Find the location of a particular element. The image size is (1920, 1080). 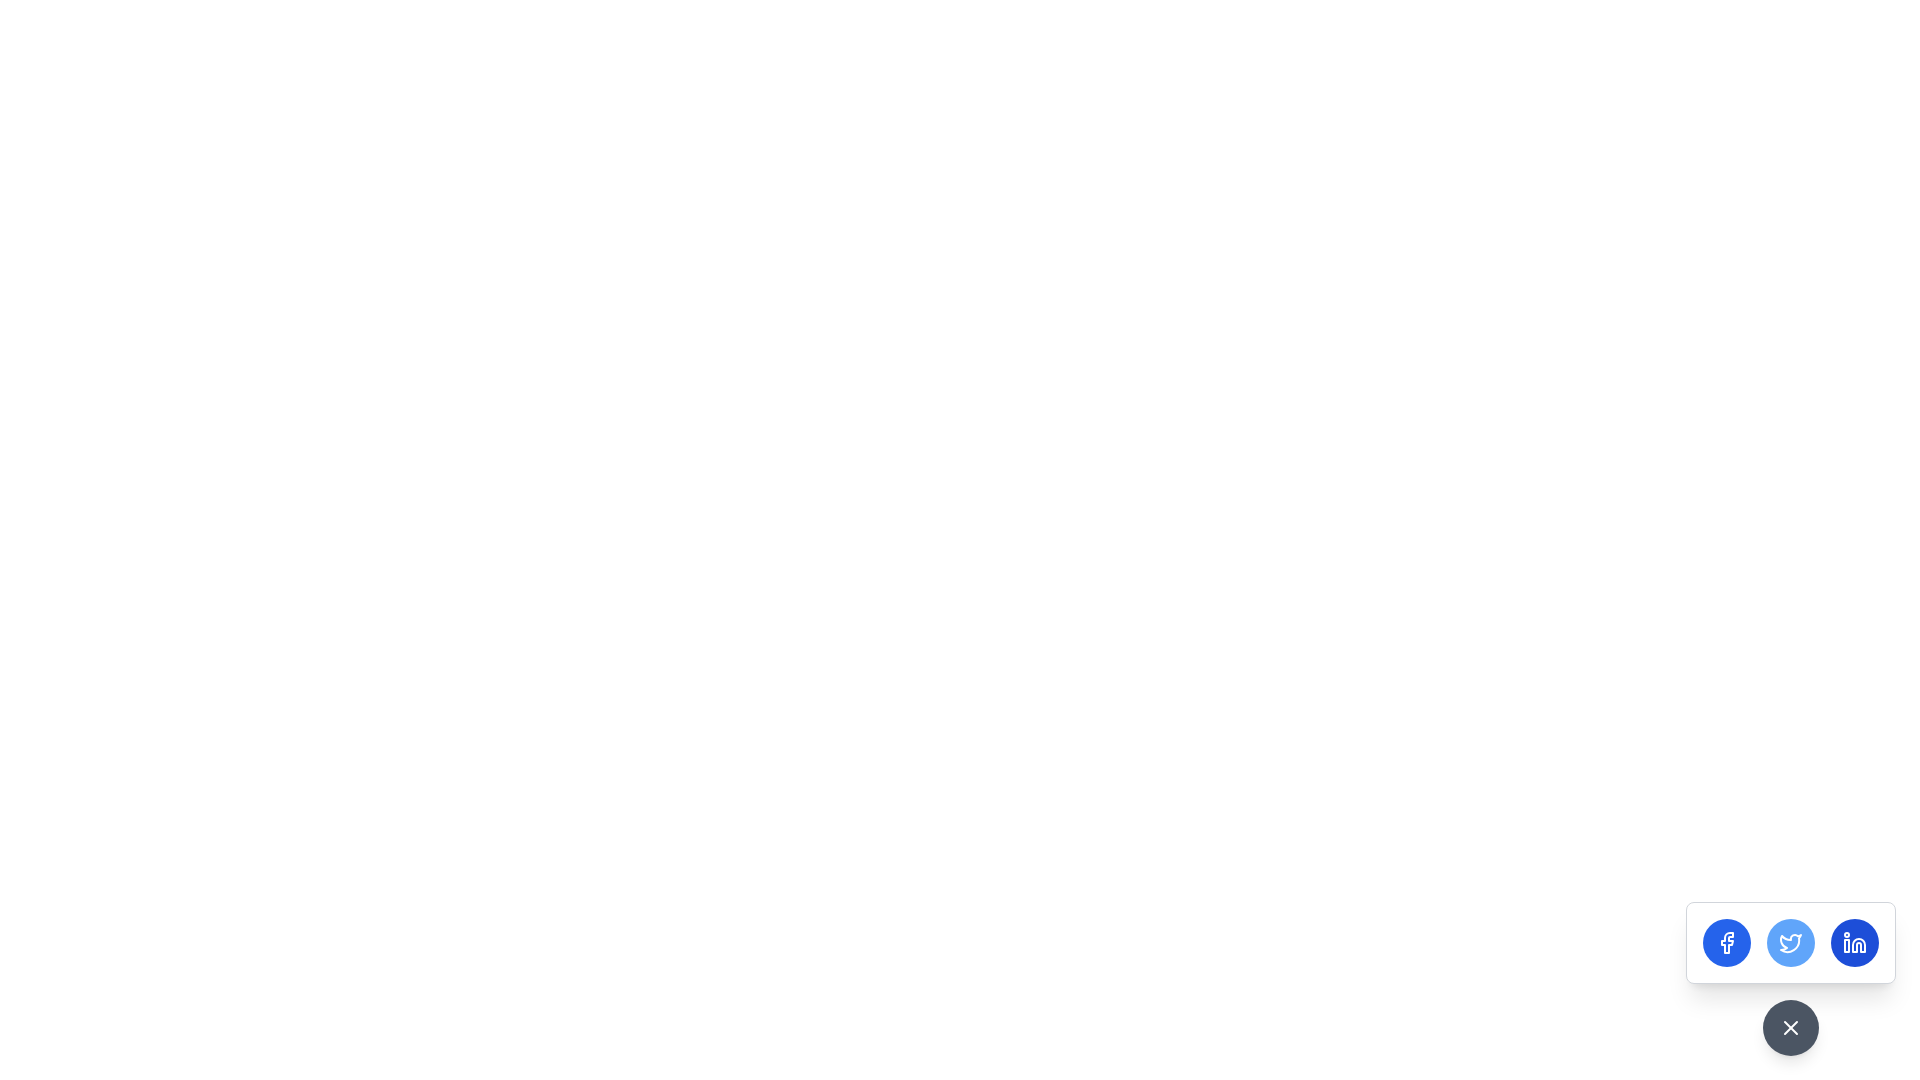

the LinkedIn-styled half-circle icon located in the rightmost position of a horizontal group of three circular icons, above a rounded close button is located at coordinates (1857, 945).